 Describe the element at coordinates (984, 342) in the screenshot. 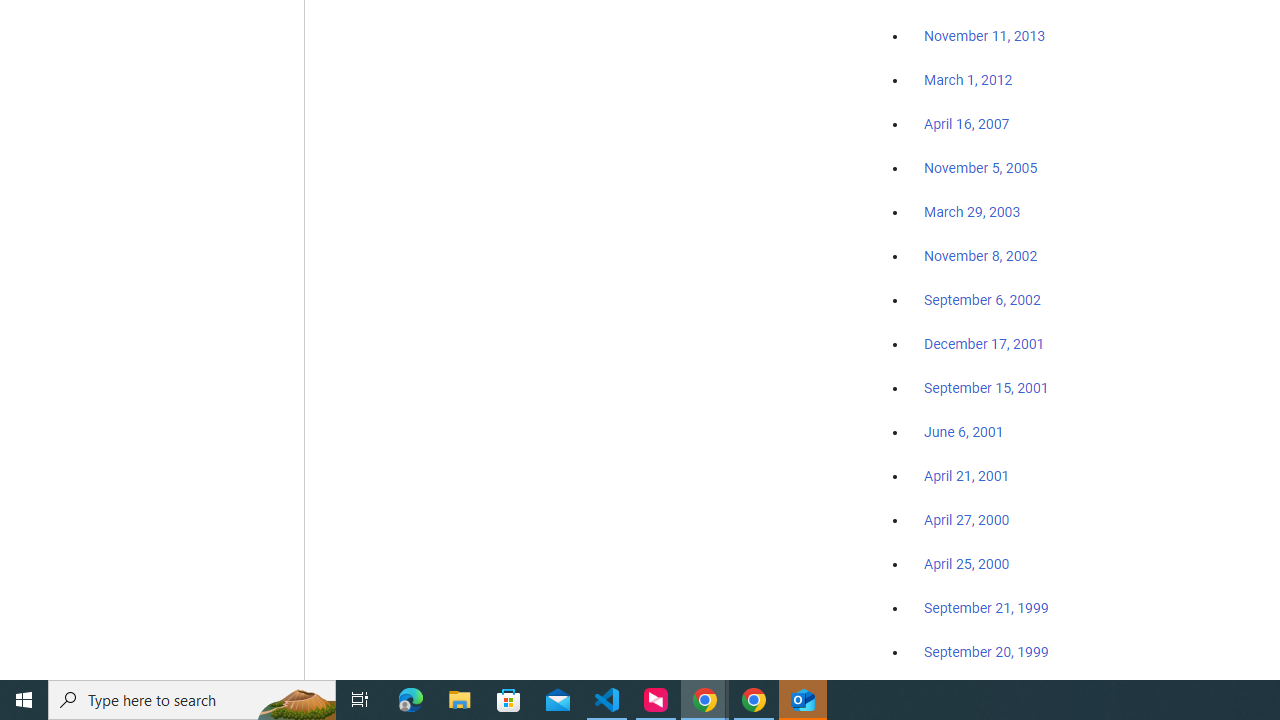

I see `'December 17, 2001'` at that location.